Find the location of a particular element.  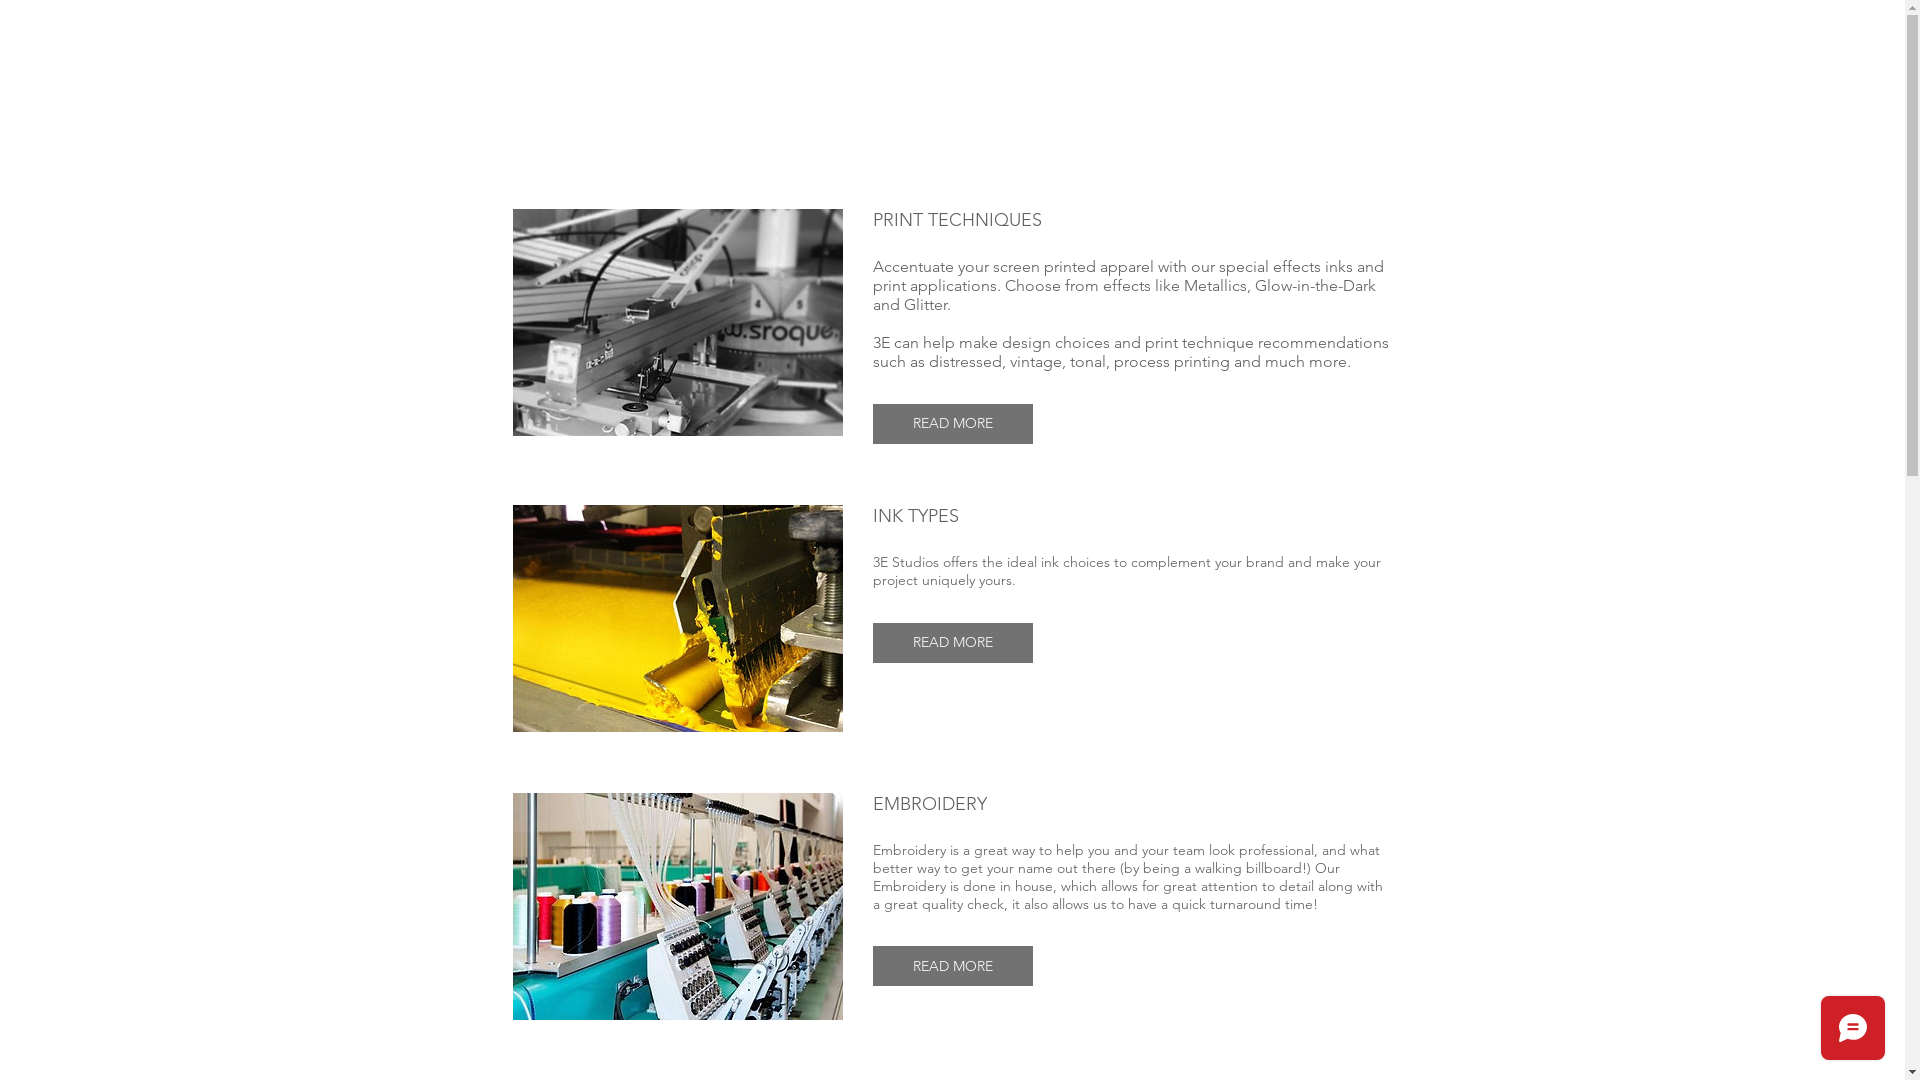

'EMBROIDERY.jpg' is located at coordinates (676, 906).